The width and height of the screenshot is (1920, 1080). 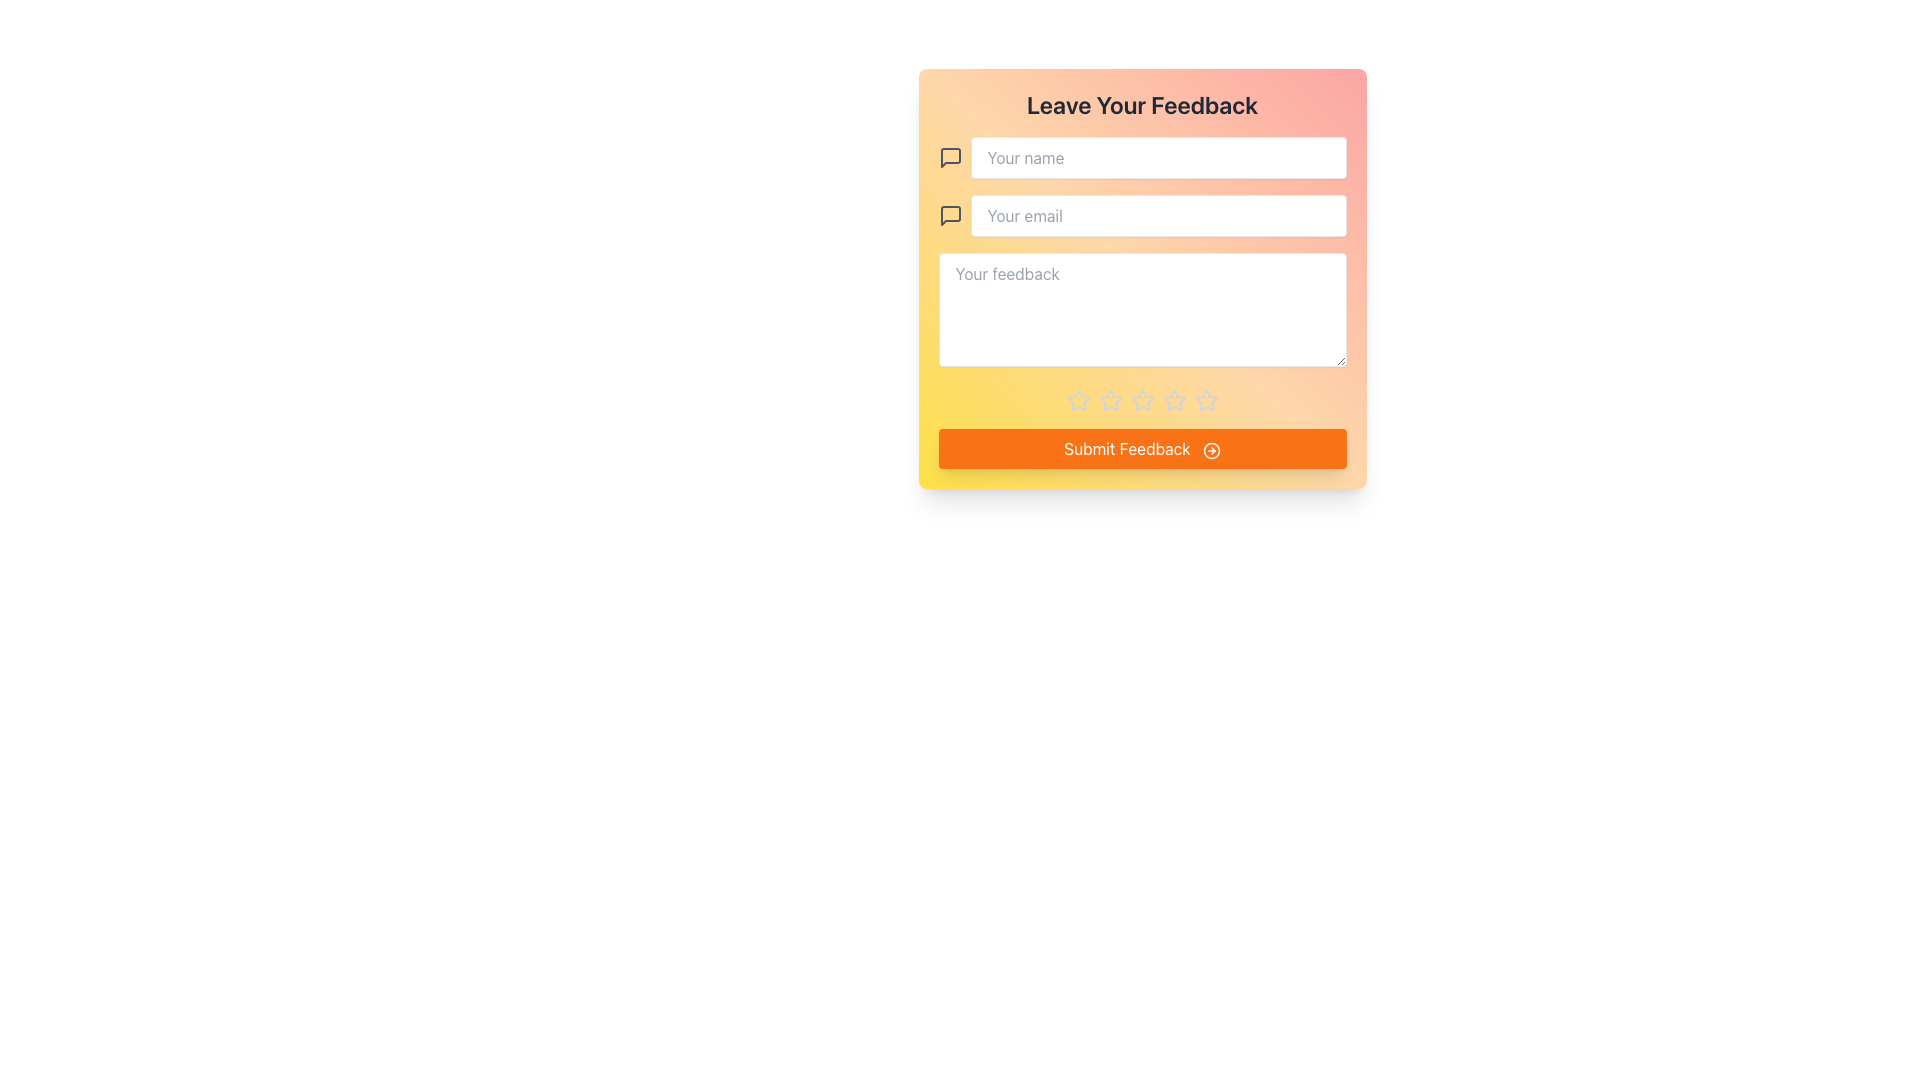 What do you see at coordinates (1142, 400) in the screenshot?
I see `the third star in the rating system` at bounding box center [1142, 400].